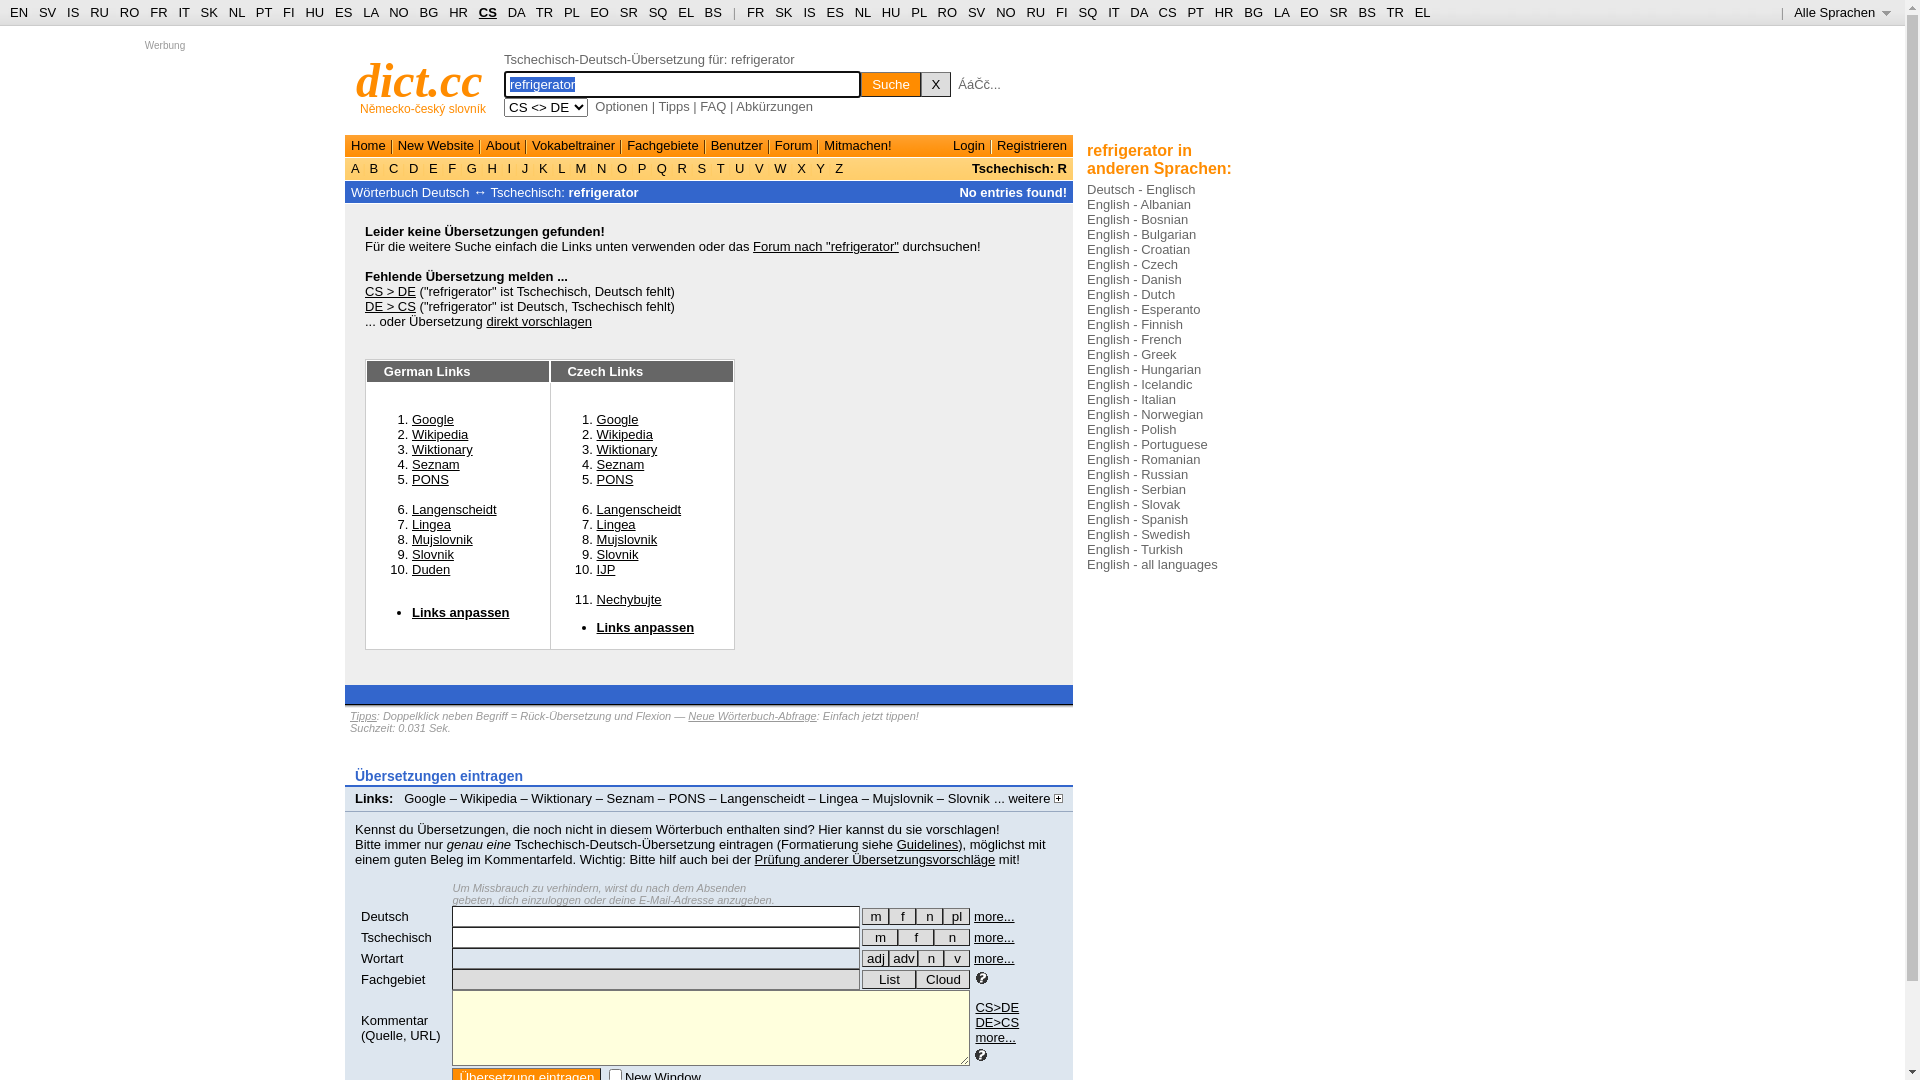  What do you see at coordinates (782, 12) in the screenshot?
I see `'SK'` at bounding box center [782, 12].